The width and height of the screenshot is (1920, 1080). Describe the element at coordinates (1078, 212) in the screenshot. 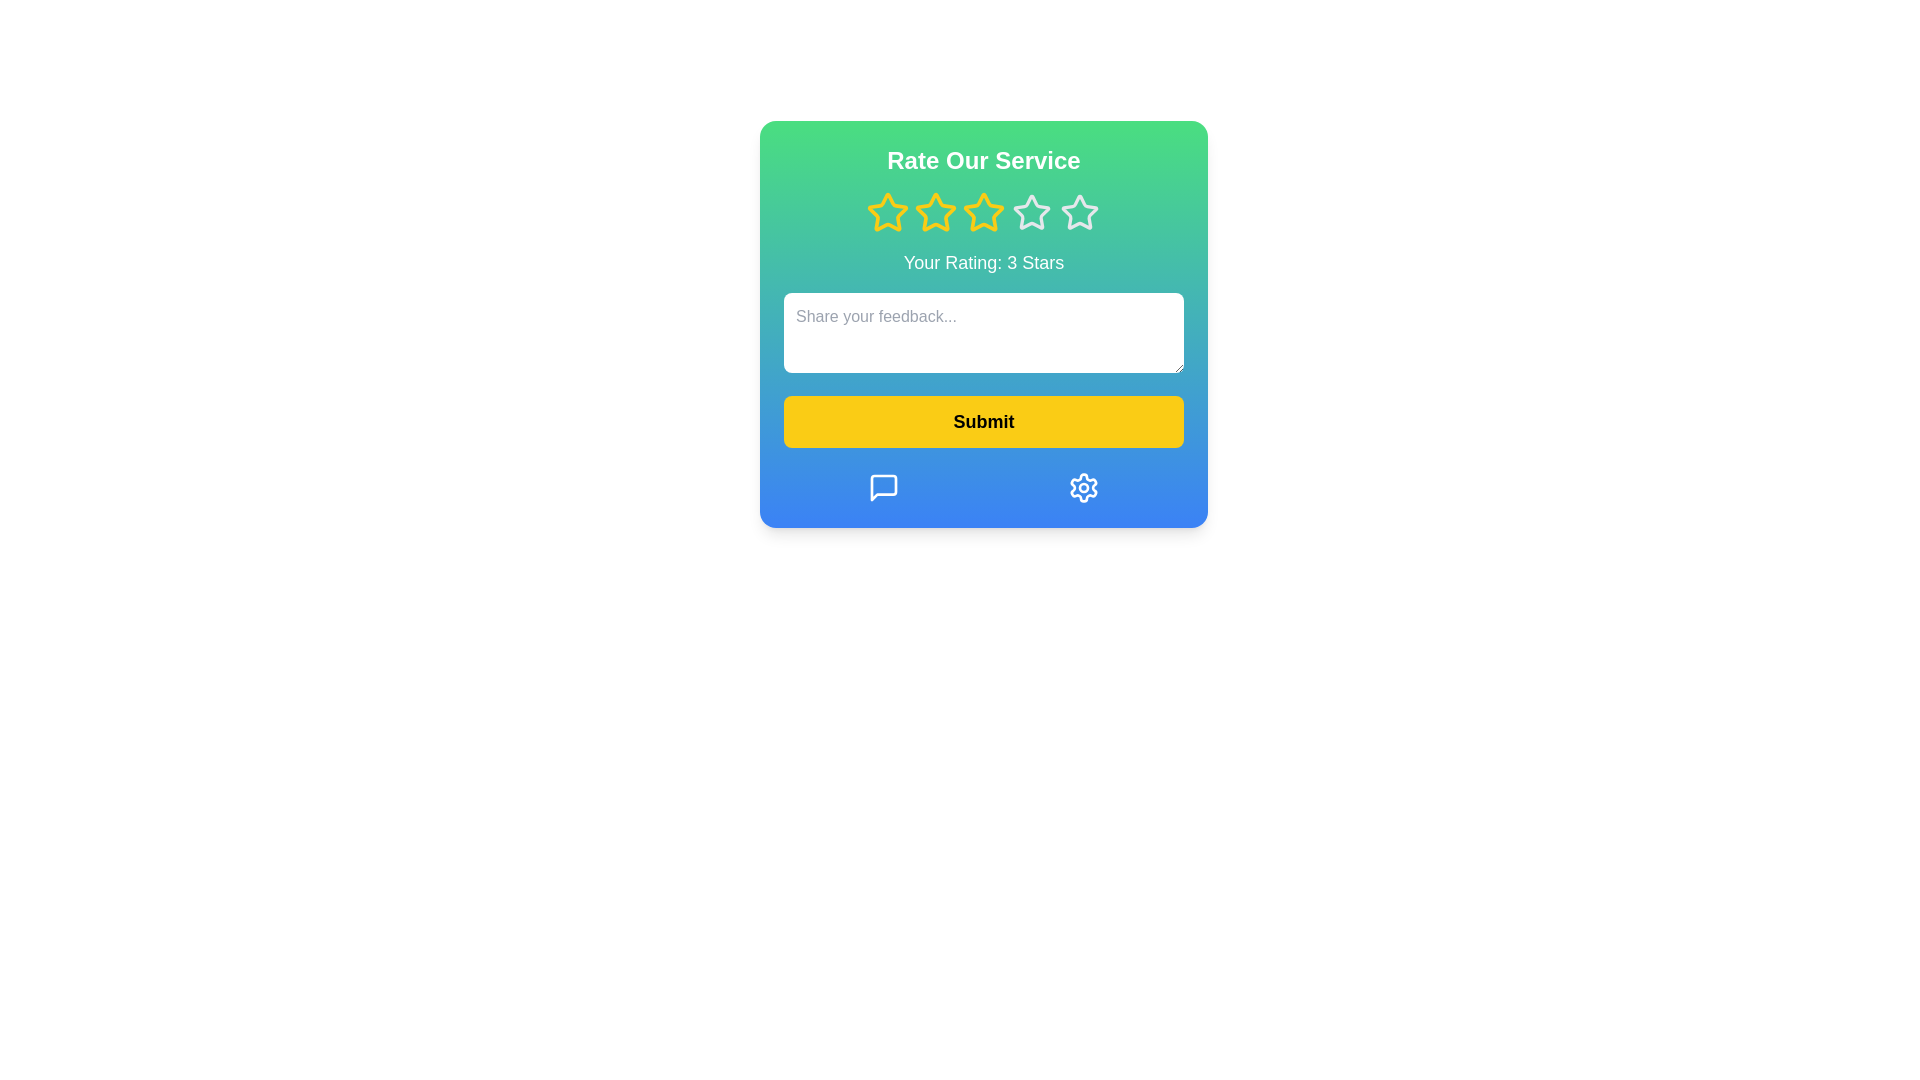

I see `the fourth star in the interactive rating system` at that location.